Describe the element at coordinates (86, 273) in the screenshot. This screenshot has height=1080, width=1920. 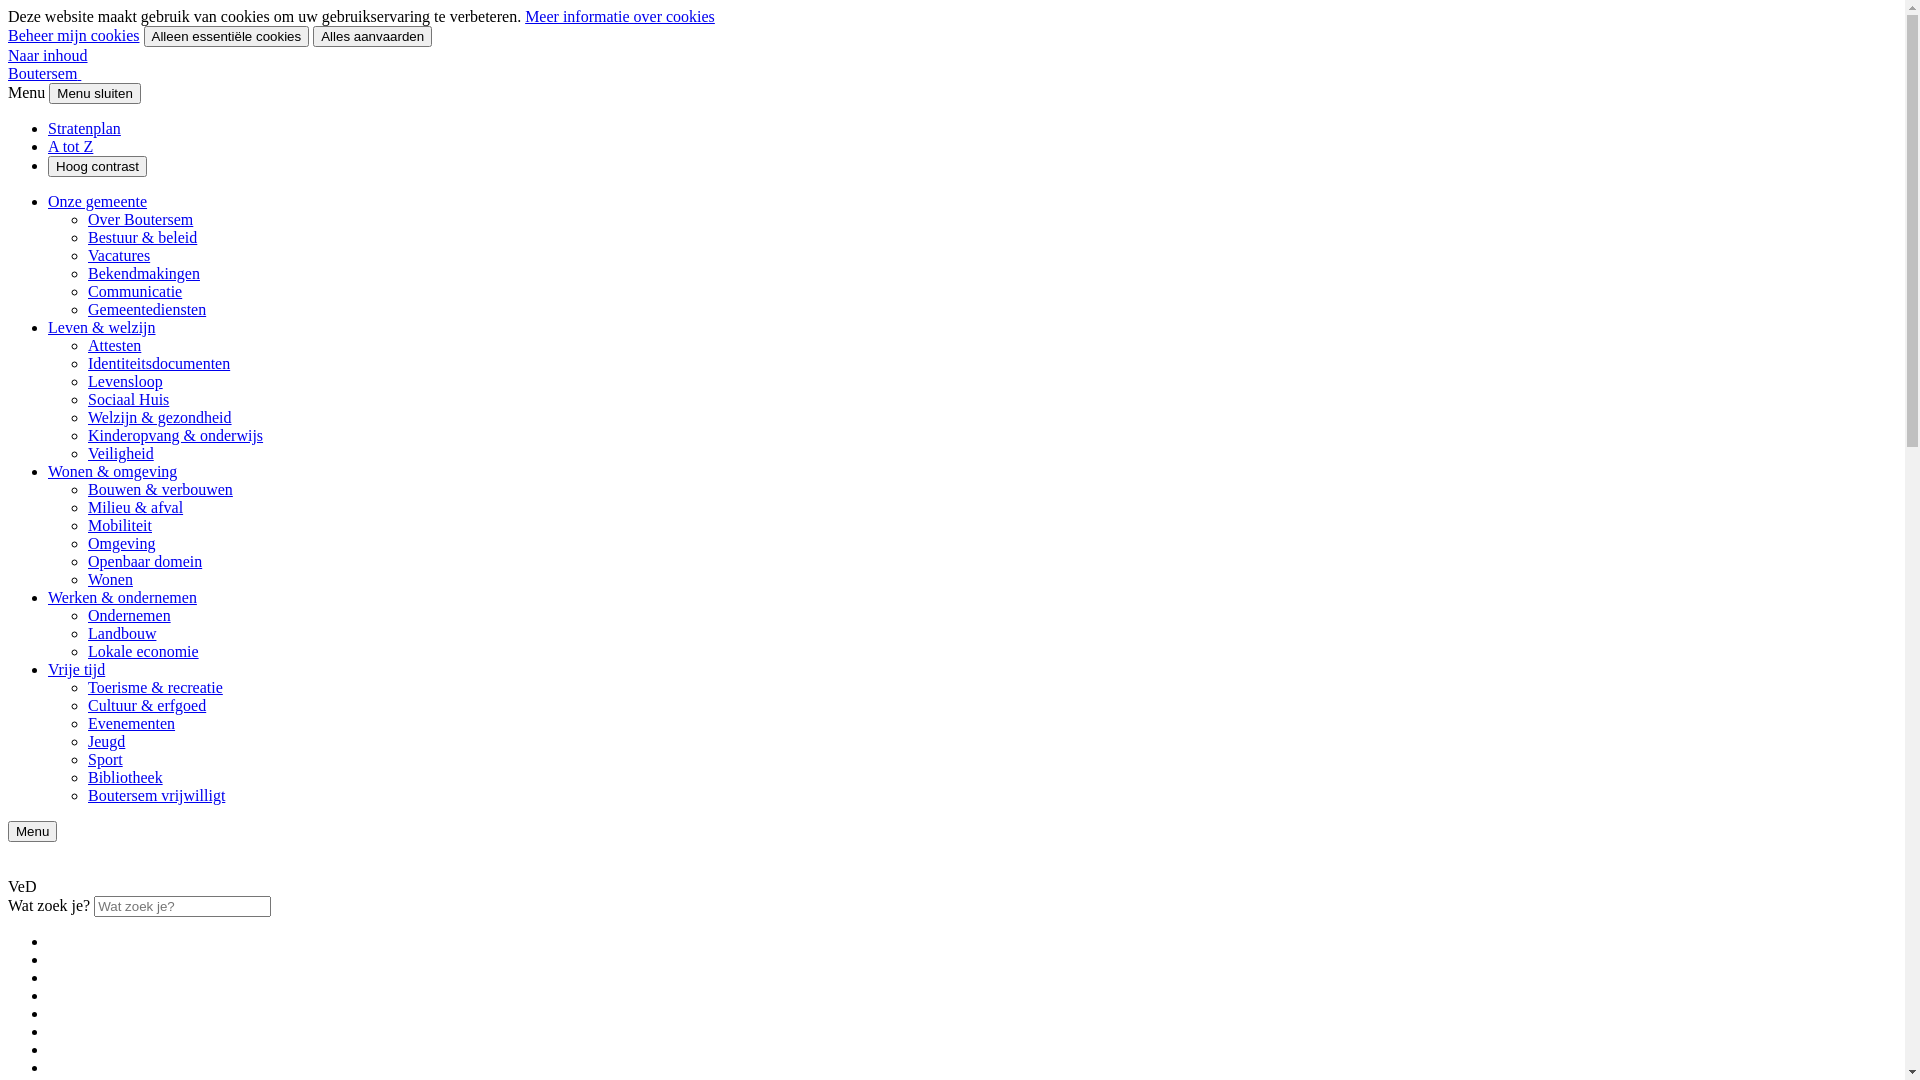
I see `'Bekendmakingen'` at that location.